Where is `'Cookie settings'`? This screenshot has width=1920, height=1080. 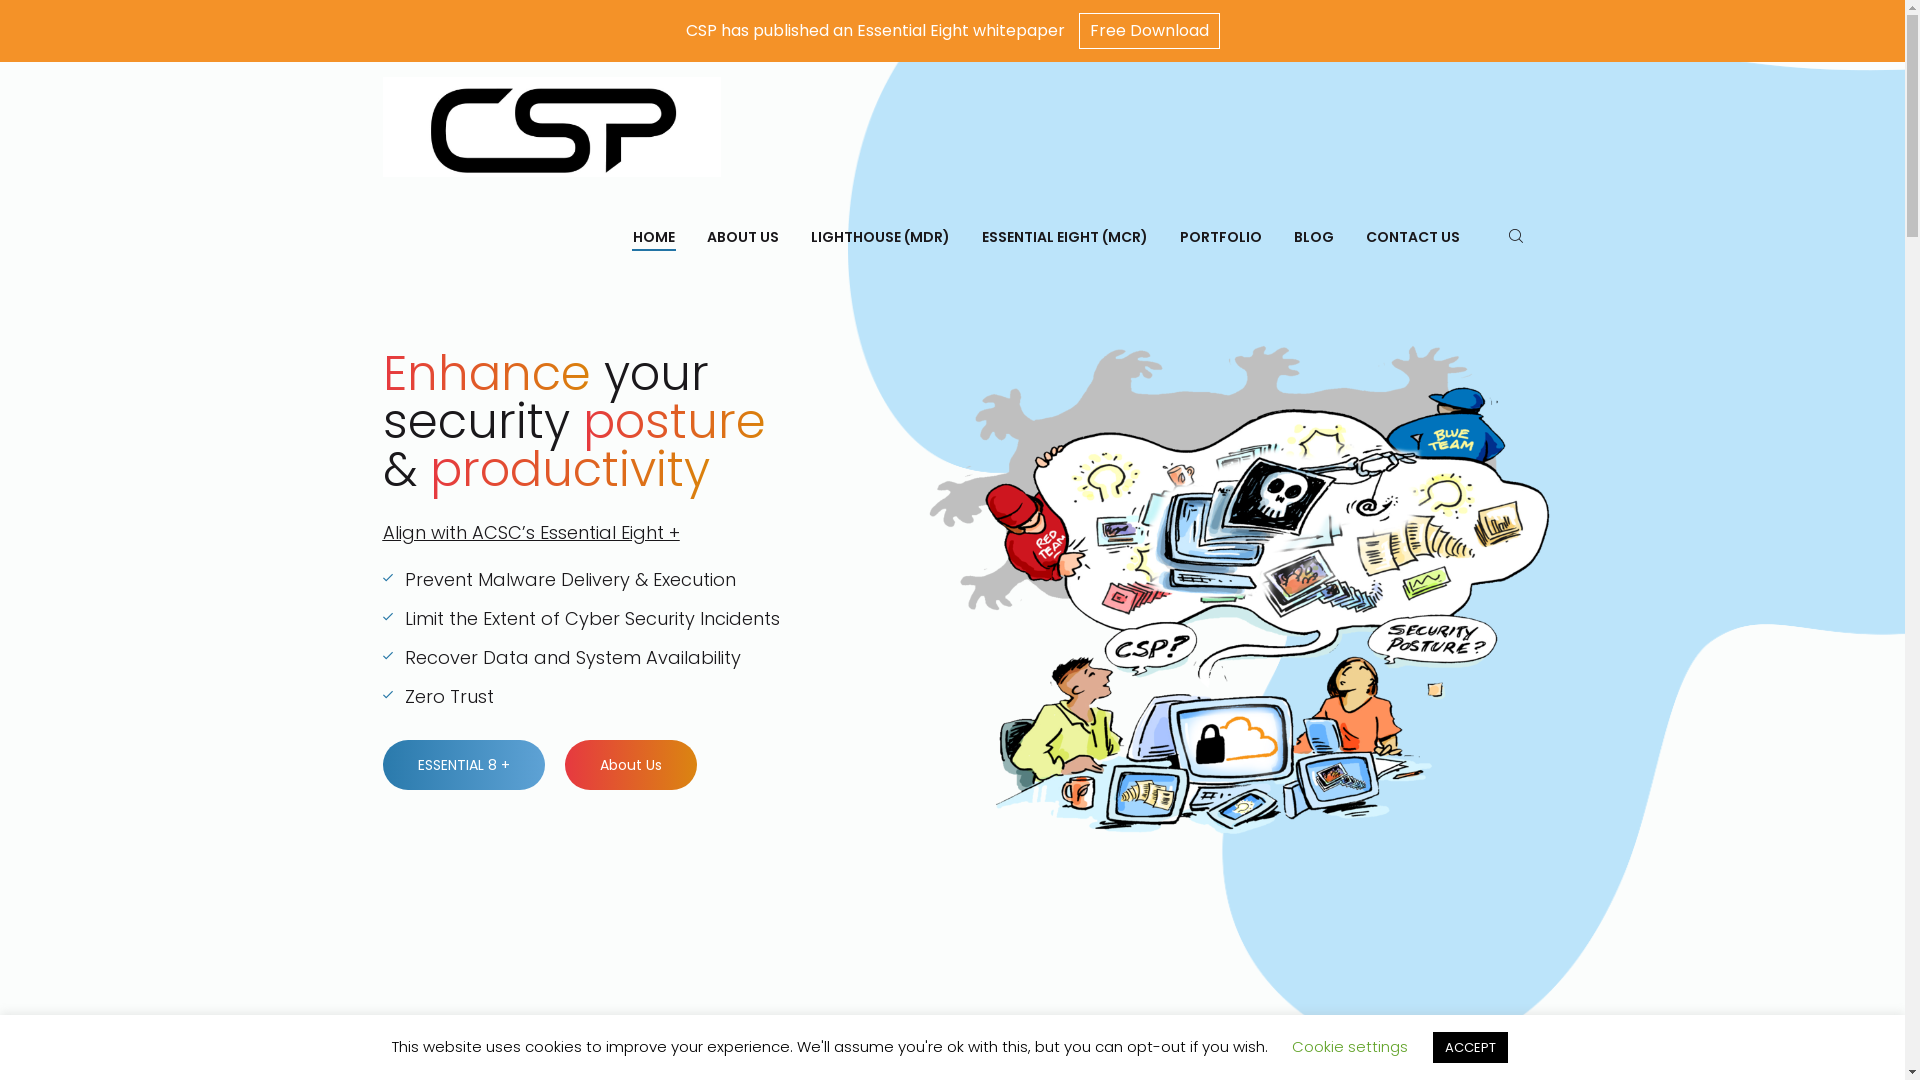 'Cookie settings' is located at coordinates (1291, 1045).